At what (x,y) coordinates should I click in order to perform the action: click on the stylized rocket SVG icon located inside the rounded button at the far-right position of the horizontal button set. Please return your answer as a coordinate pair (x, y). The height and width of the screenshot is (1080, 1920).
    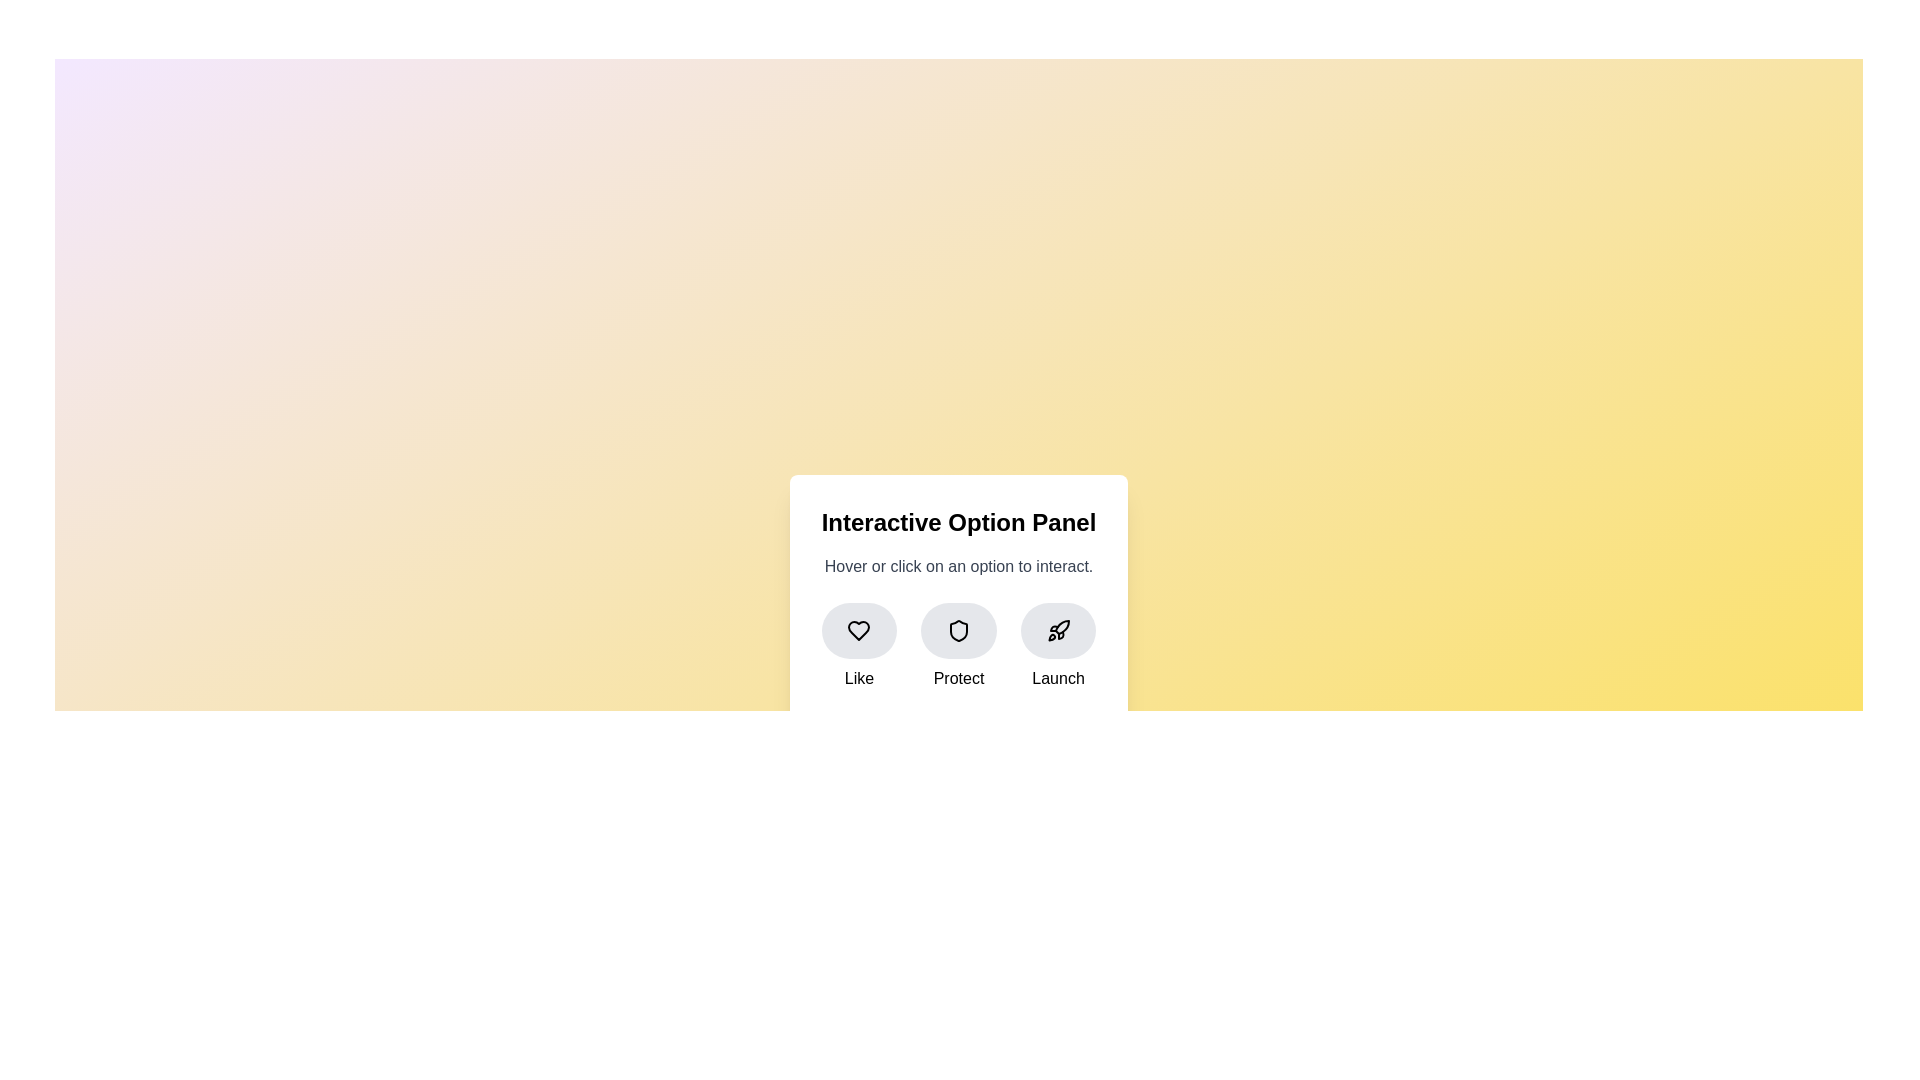
    Looking at the image, I should click on (1057, 631).